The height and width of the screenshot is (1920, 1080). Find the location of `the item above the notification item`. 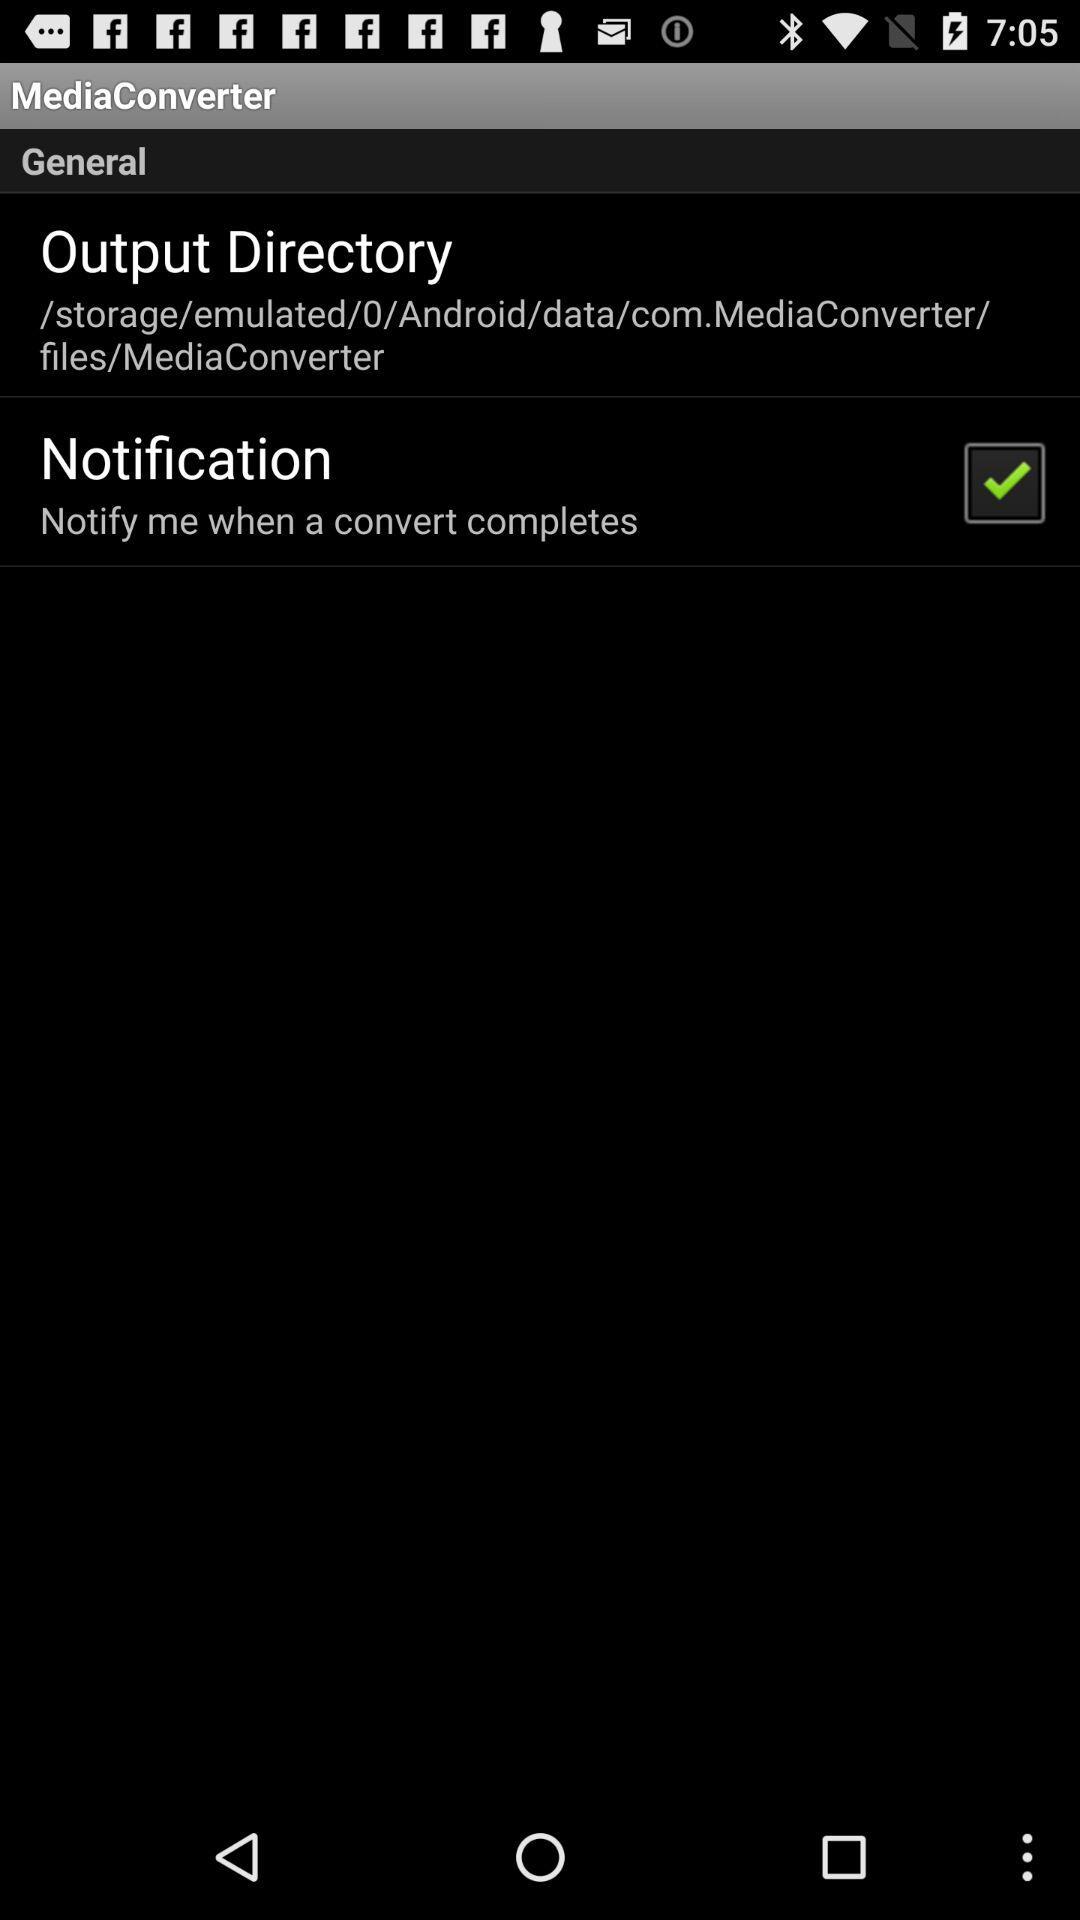

the item above the notification item is located at coordinates (537, 334).